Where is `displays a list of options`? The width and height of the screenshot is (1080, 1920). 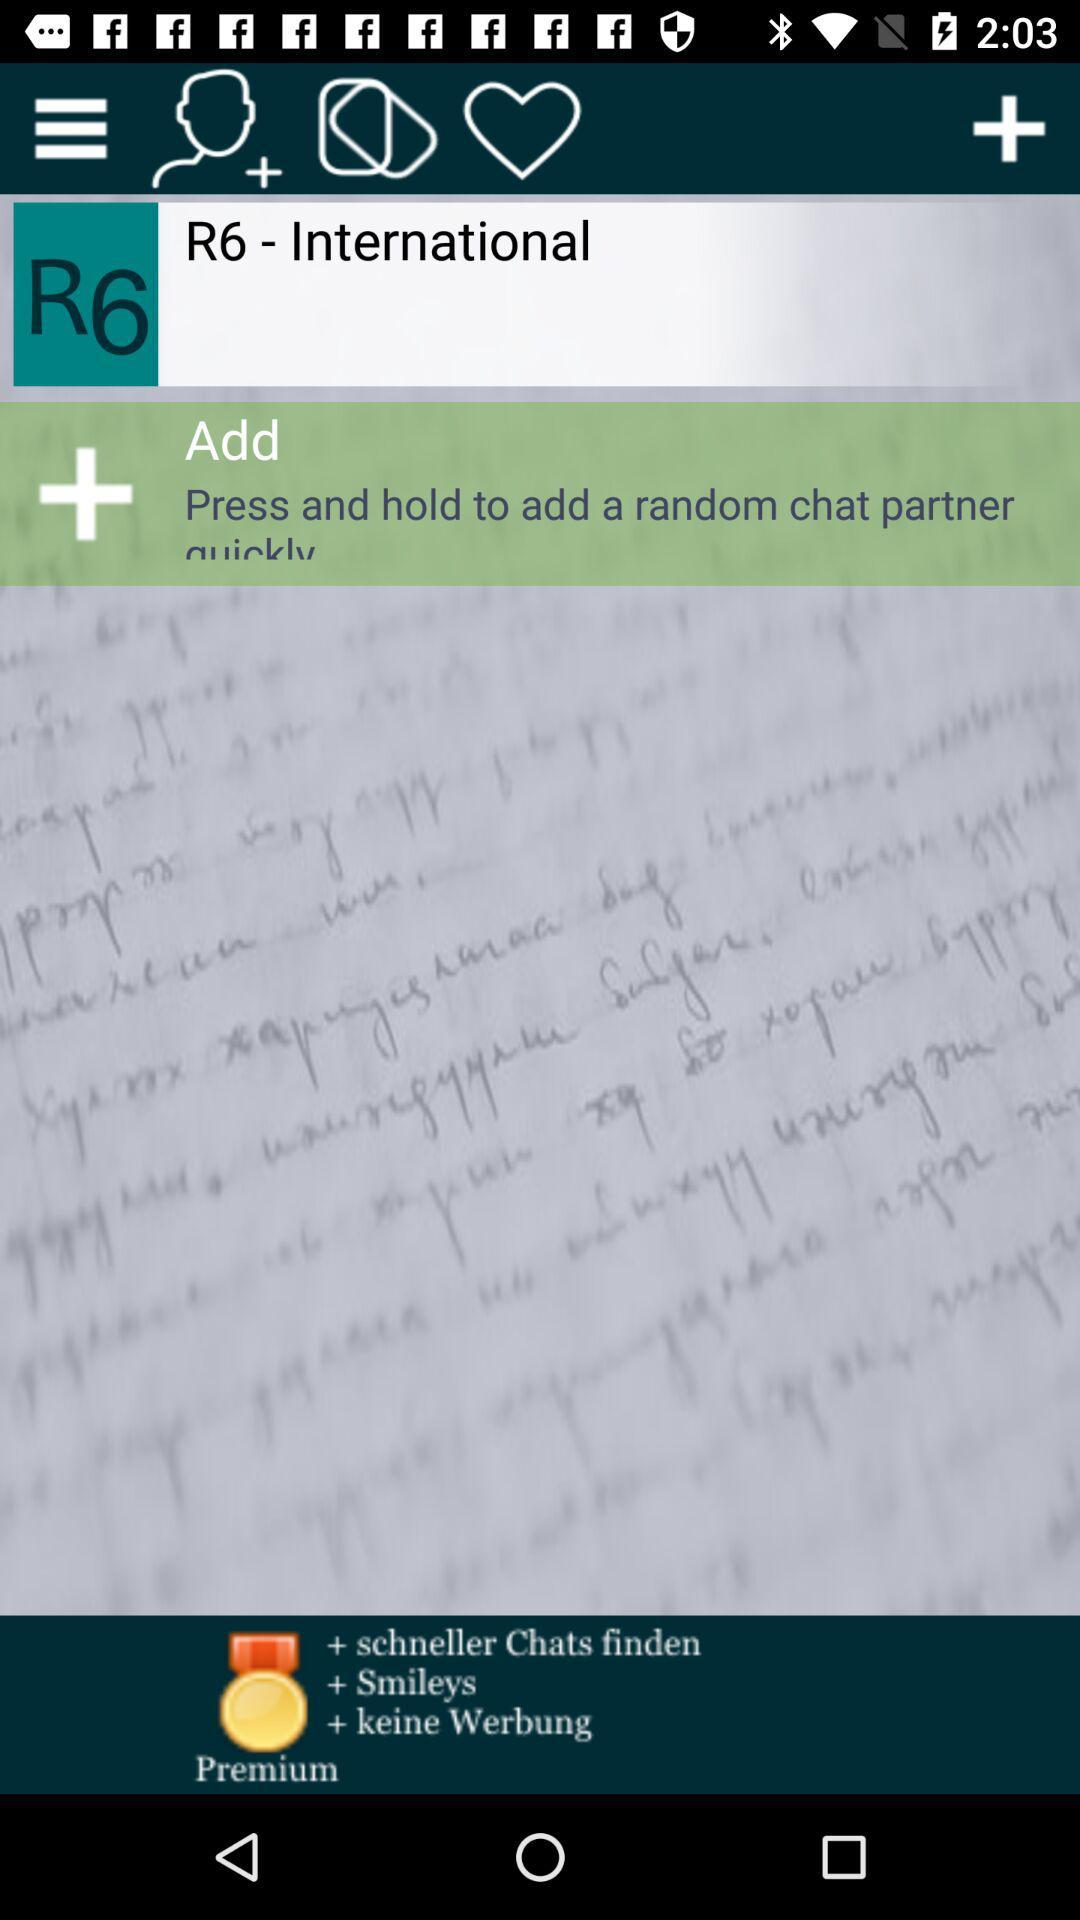
displays a list of options is located at coordinates (69, 127).